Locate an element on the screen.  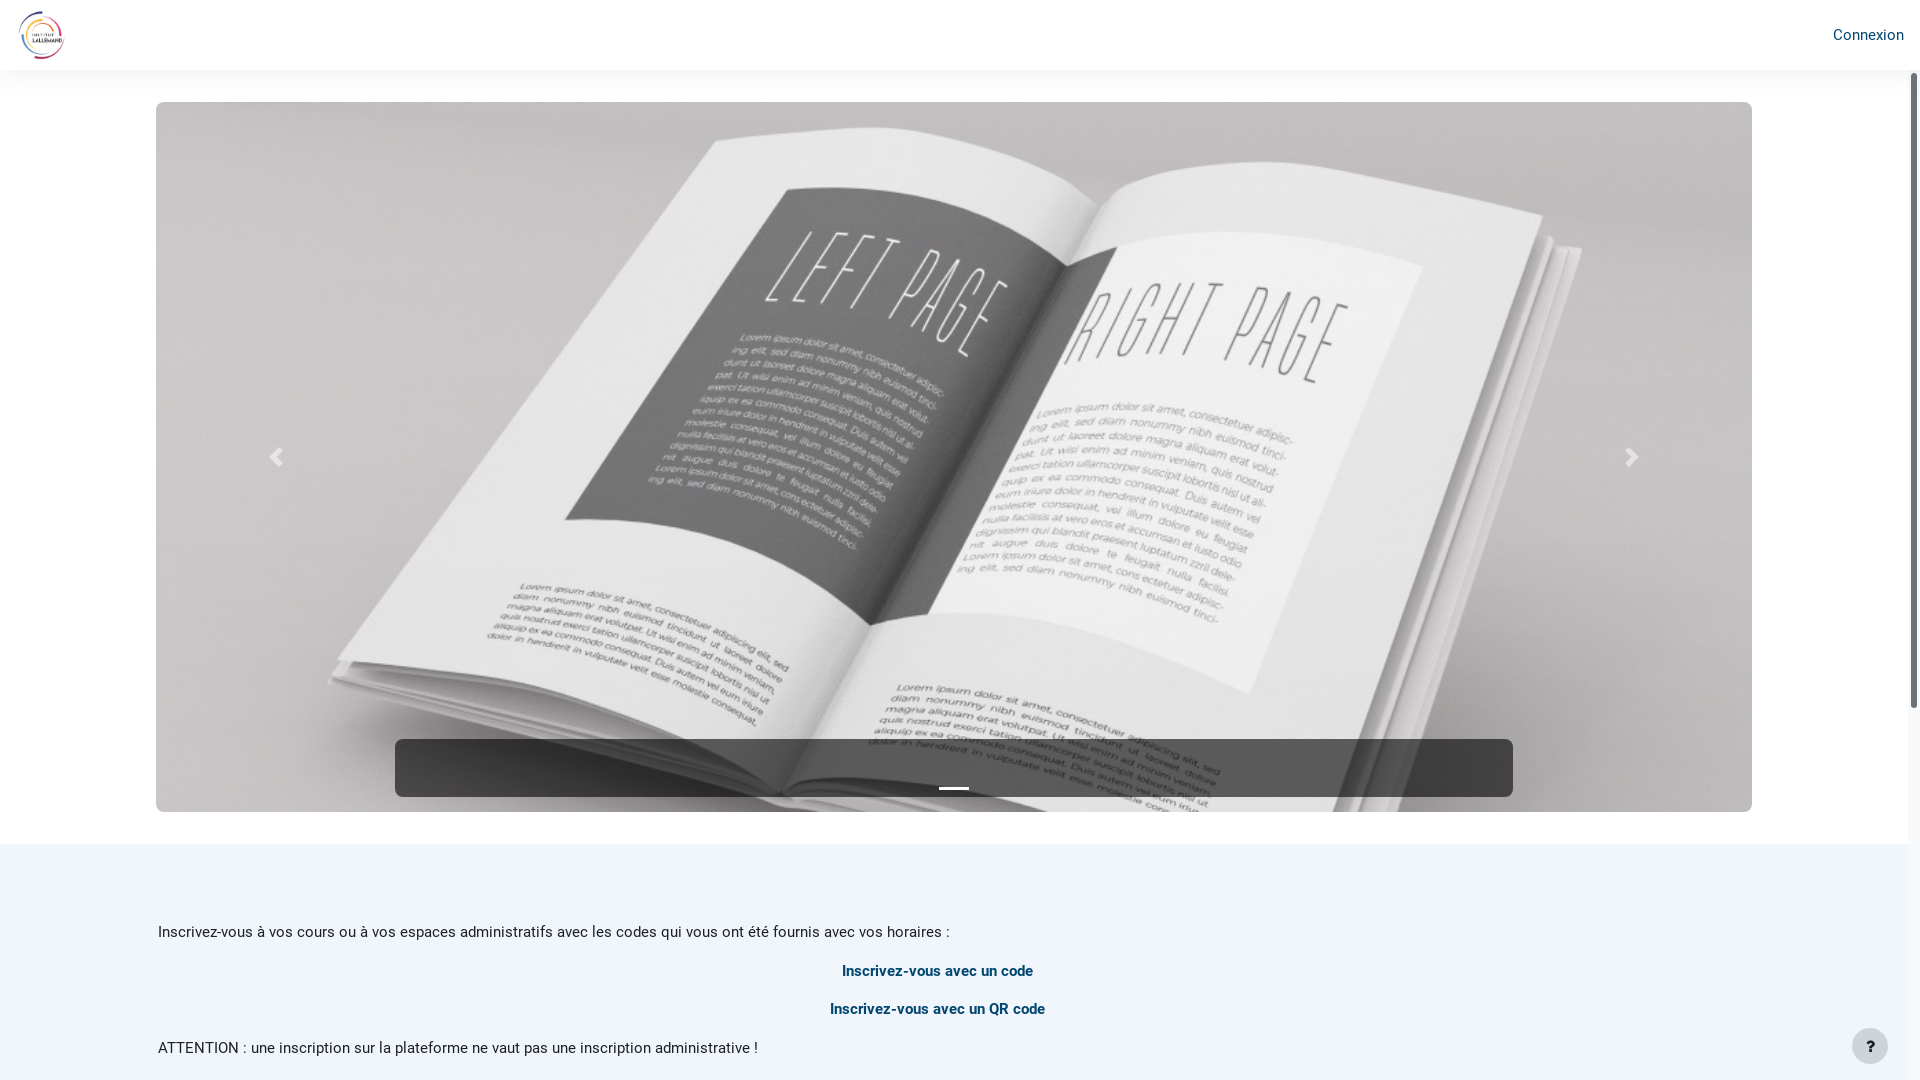
'Connexion' is located at coordinates (1867, 35).